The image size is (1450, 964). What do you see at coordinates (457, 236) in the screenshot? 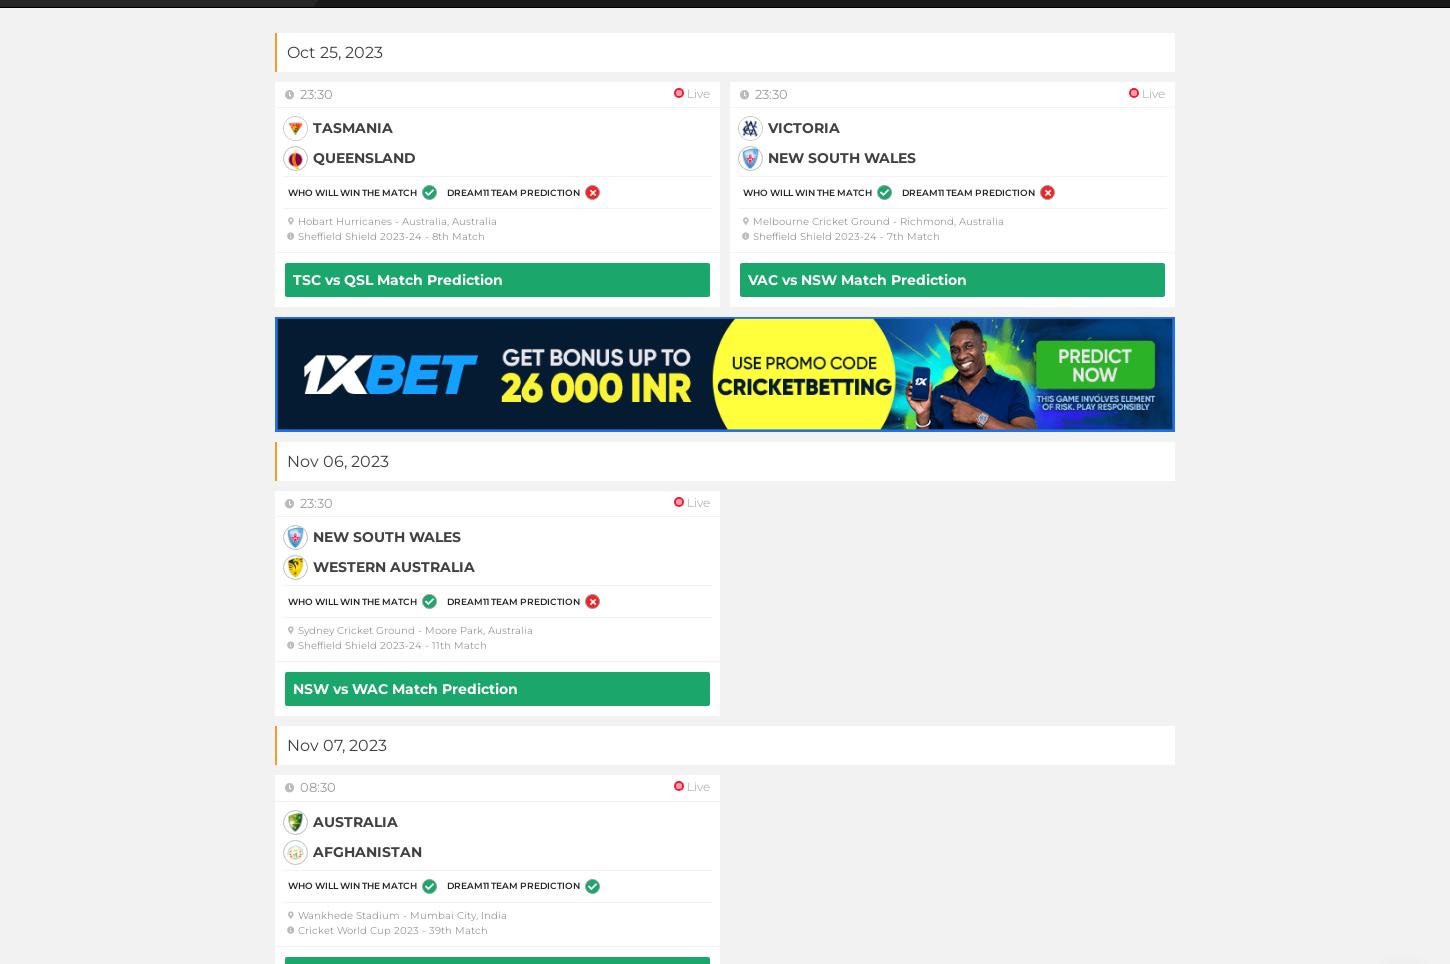
I see `'8th Match'` at bounding box center [457, 236].